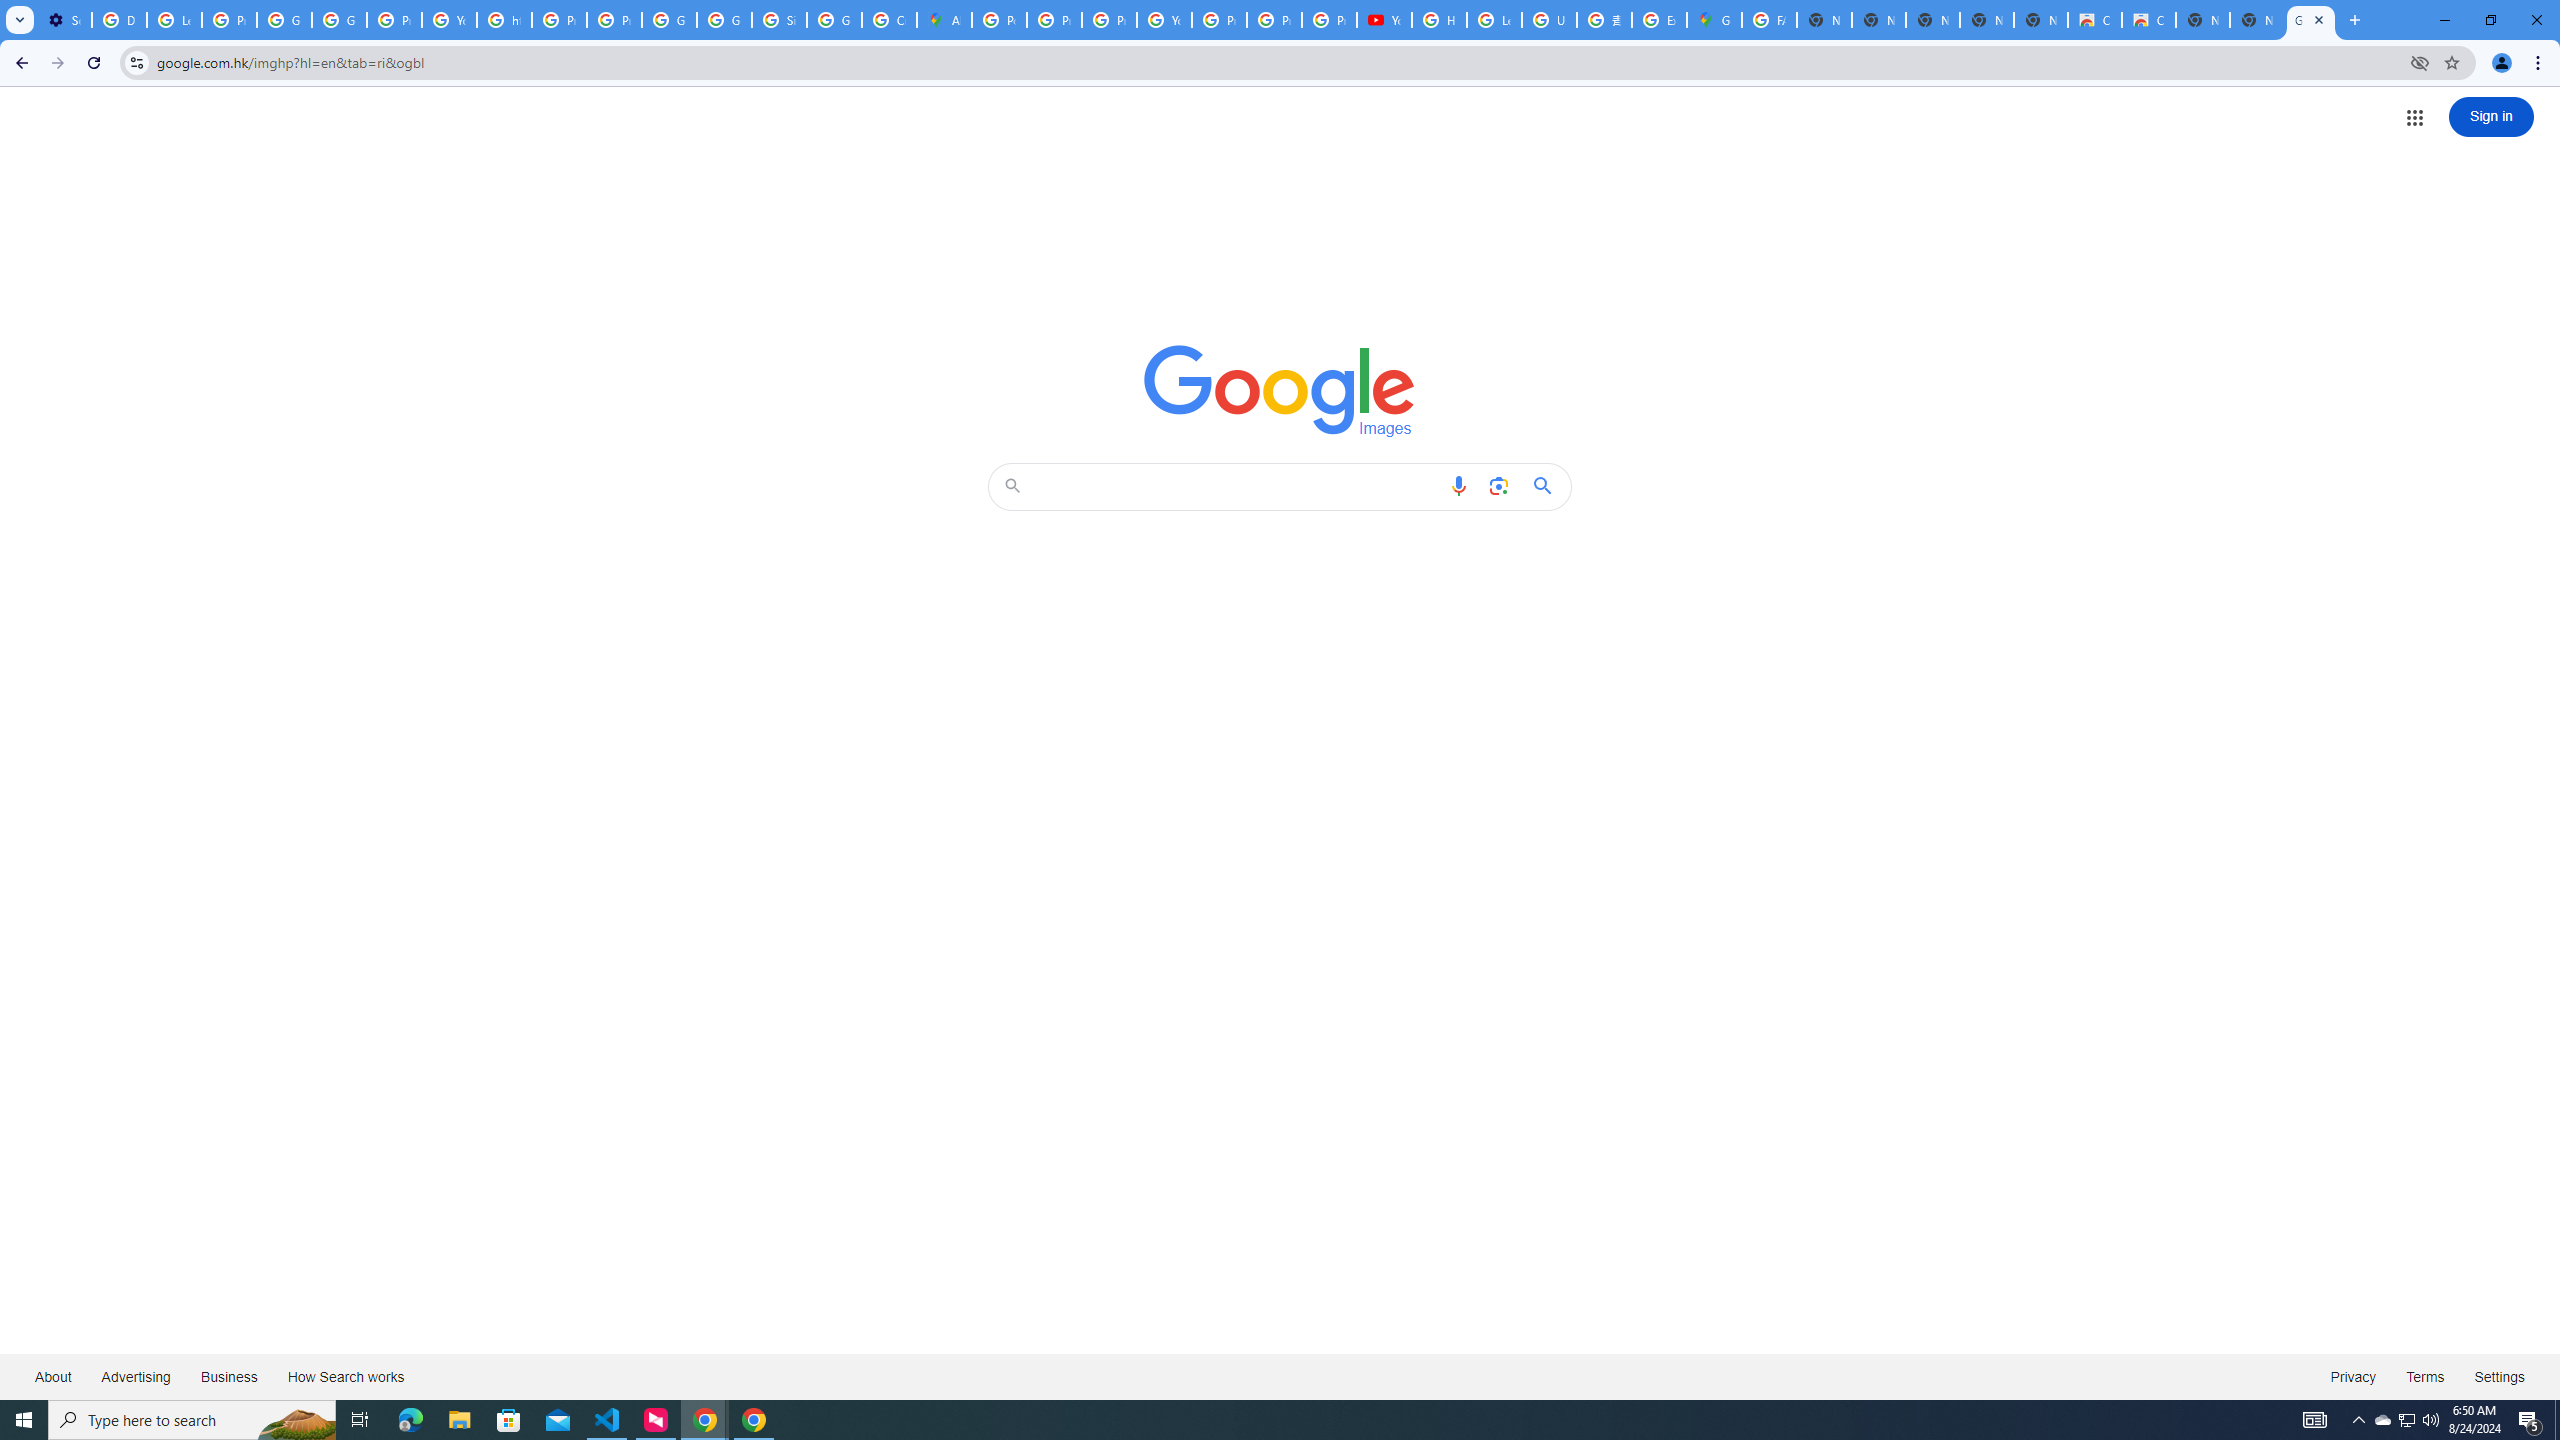 This screenshot has height=1440, width=2560. What do you see at coordinates (1163, 19) in the screenshot?
I see `'YouTube'` at bounding box center [1163, 19].